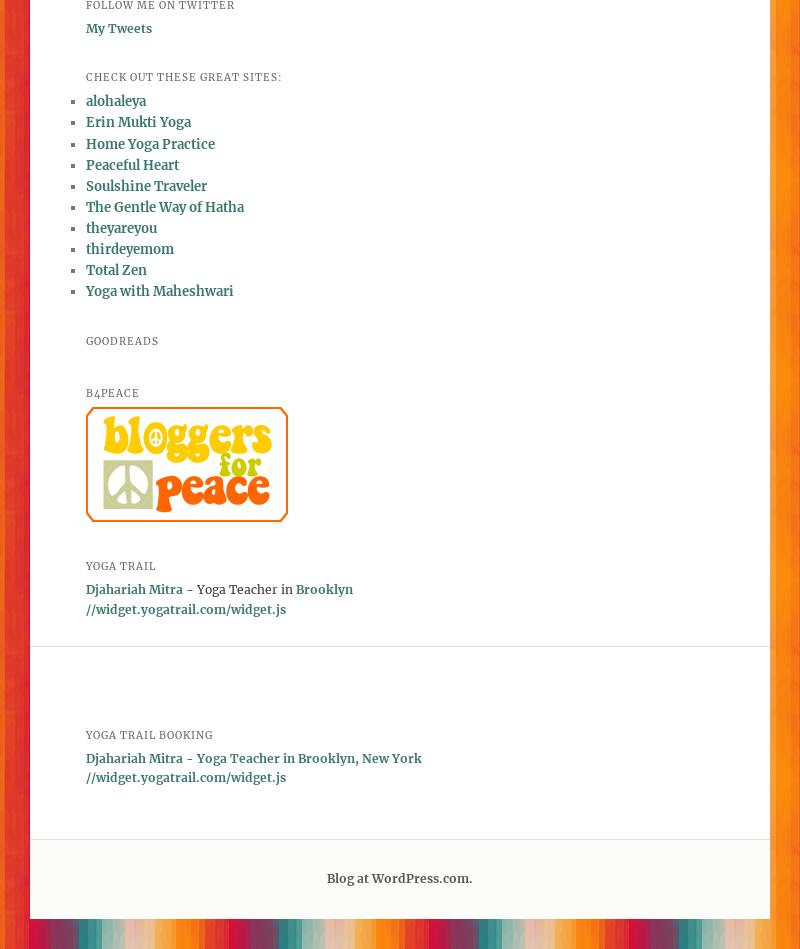 This screenshot has height=949, width=800. I want to click on 'My Tweets', so click(117, 28).